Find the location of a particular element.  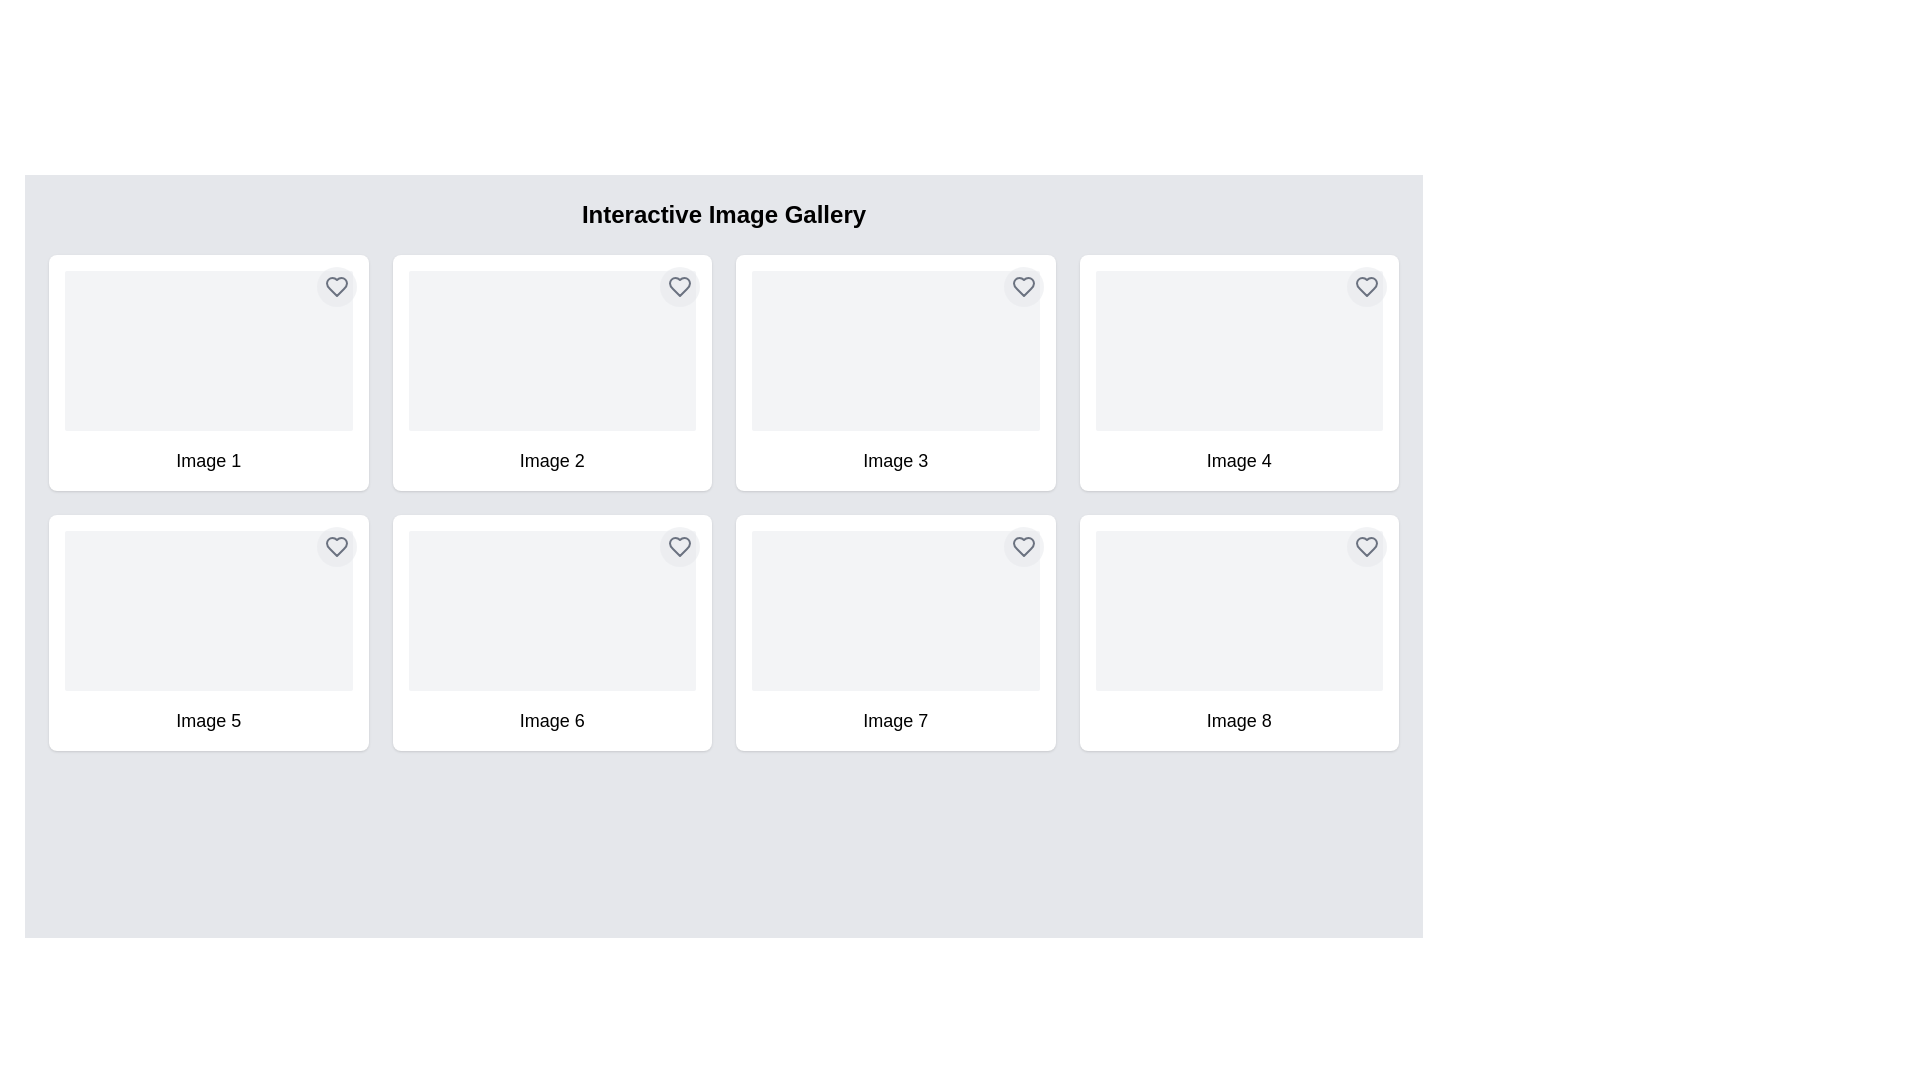

the descriptive text label associated with the fourth item in the grid layout, which is positioned below the image placeholder and centered horizontally in the card is located at coordinates (1238, 461).